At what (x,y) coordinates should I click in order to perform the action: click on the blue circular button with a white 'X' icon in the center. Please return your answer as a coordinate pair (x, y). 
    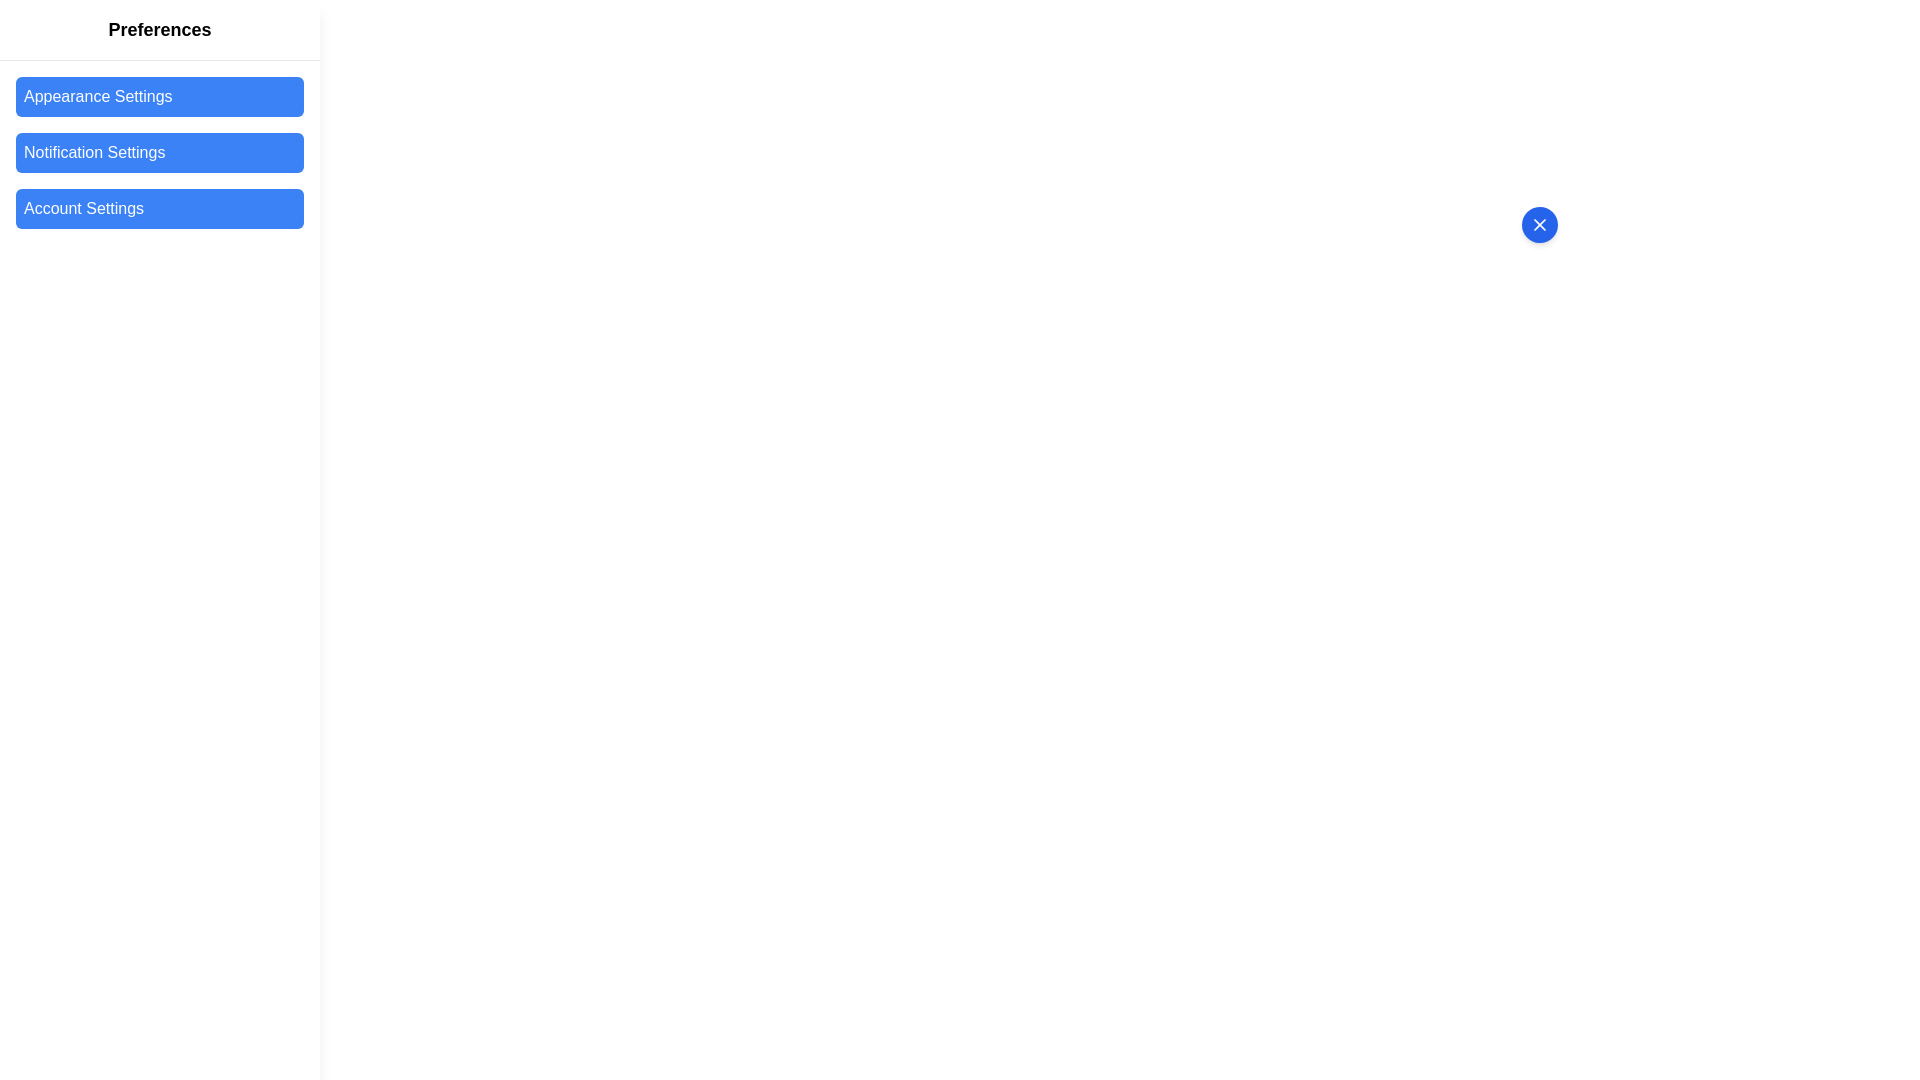
    Looking at the image, I should click on (1539, 224).